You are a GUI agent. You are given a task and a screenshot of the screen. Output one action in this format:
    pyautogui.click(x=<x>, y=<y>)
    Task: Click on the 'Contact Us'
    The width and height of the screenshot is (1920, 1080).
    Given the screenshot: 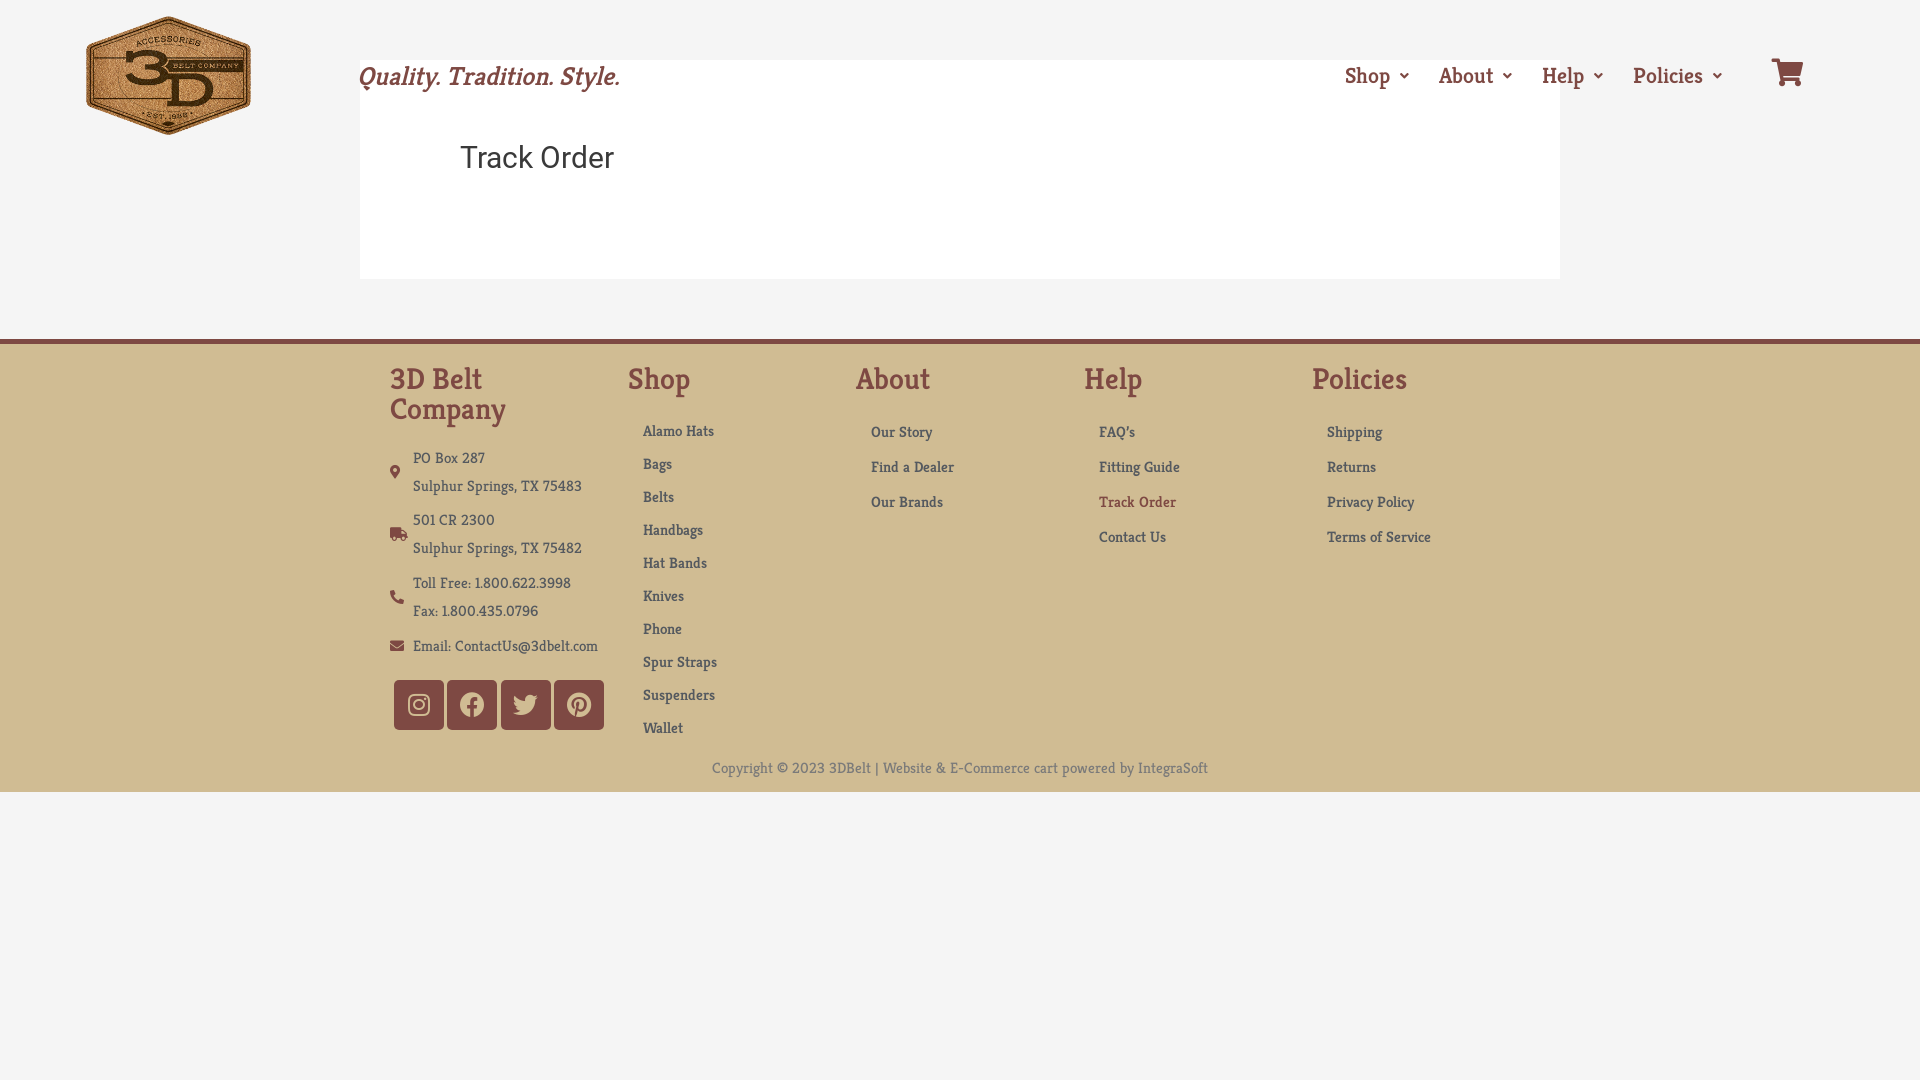 What is the action you would take?
    pyautogui.click(x=1188, y=535)
    